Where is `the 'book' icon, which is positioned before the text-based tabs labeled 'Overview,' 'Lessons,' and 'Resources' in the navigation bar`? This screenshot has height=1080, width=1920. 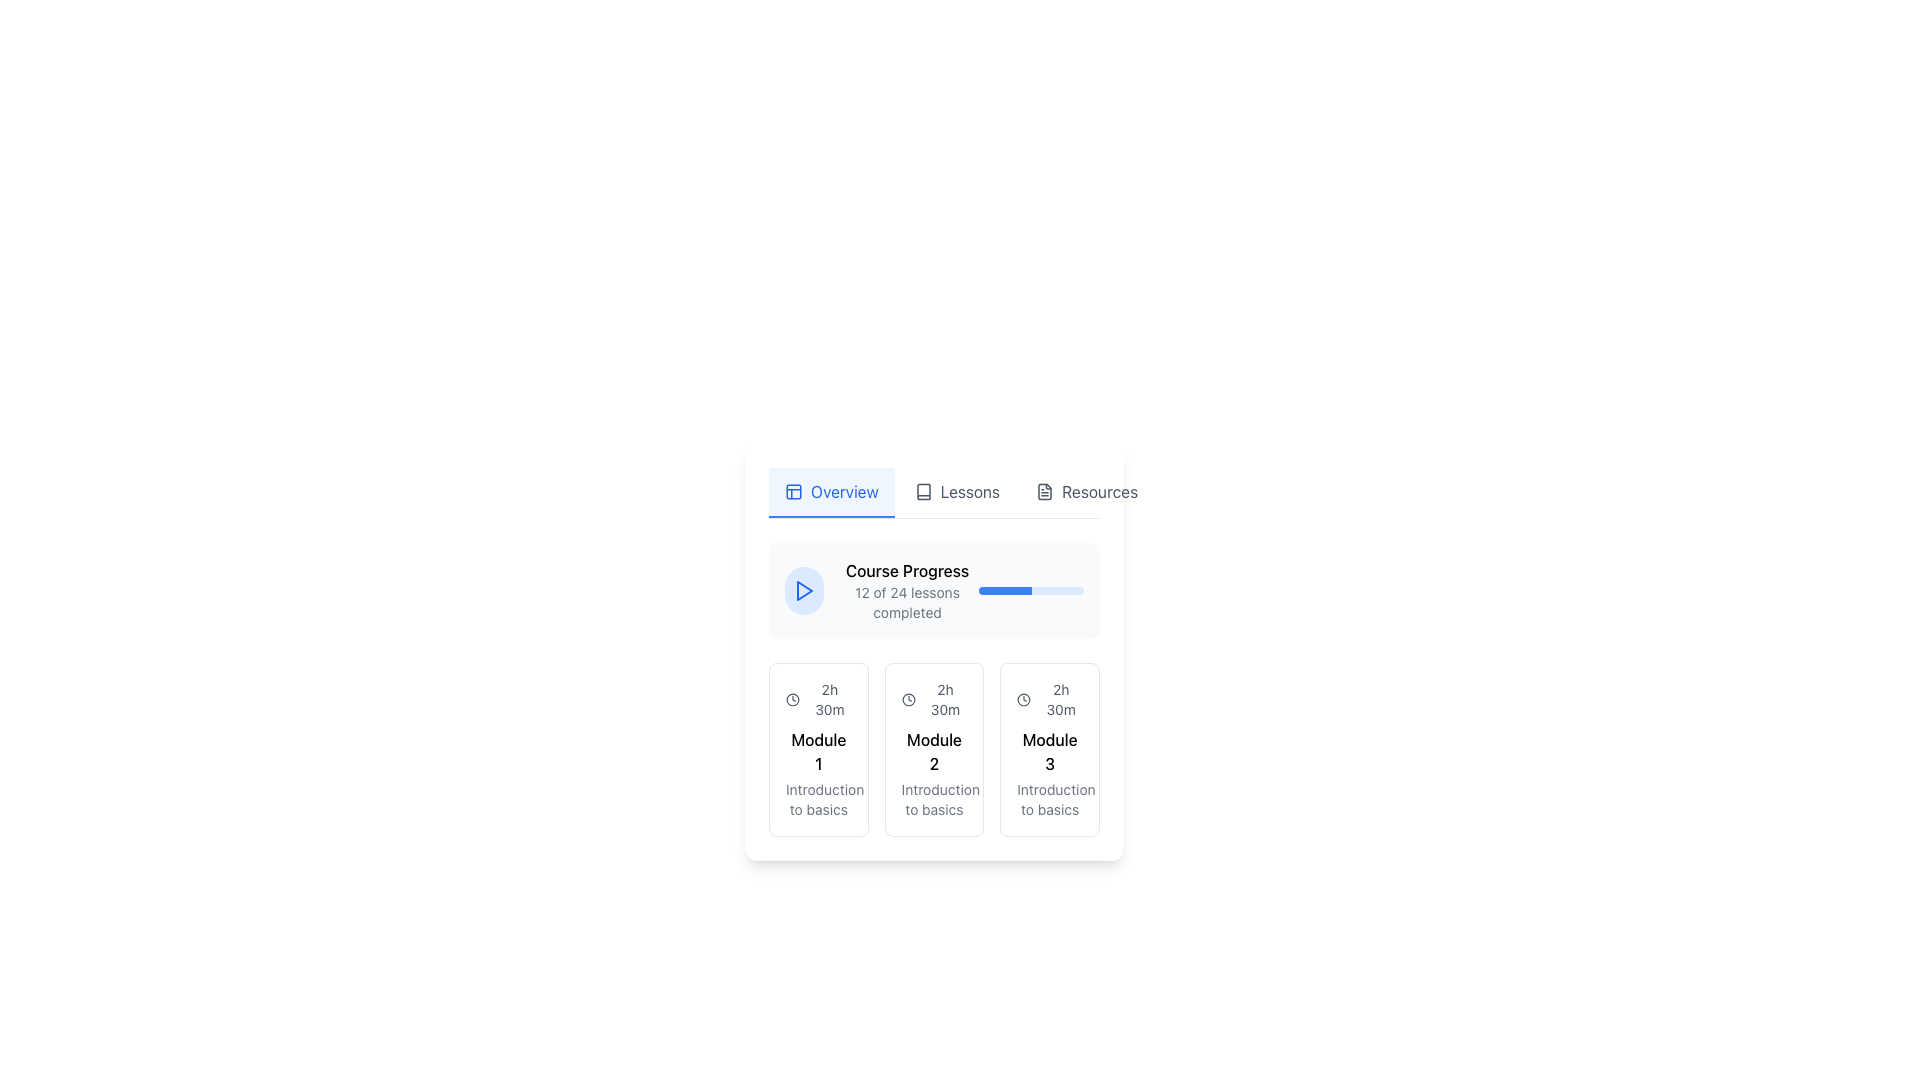 the 'book' icon, which is positioned before the text-based tabs labeled 'Overview,' 'Lessons,' and 'Resources' in the navigation bar is located at coordinates (922, 492).